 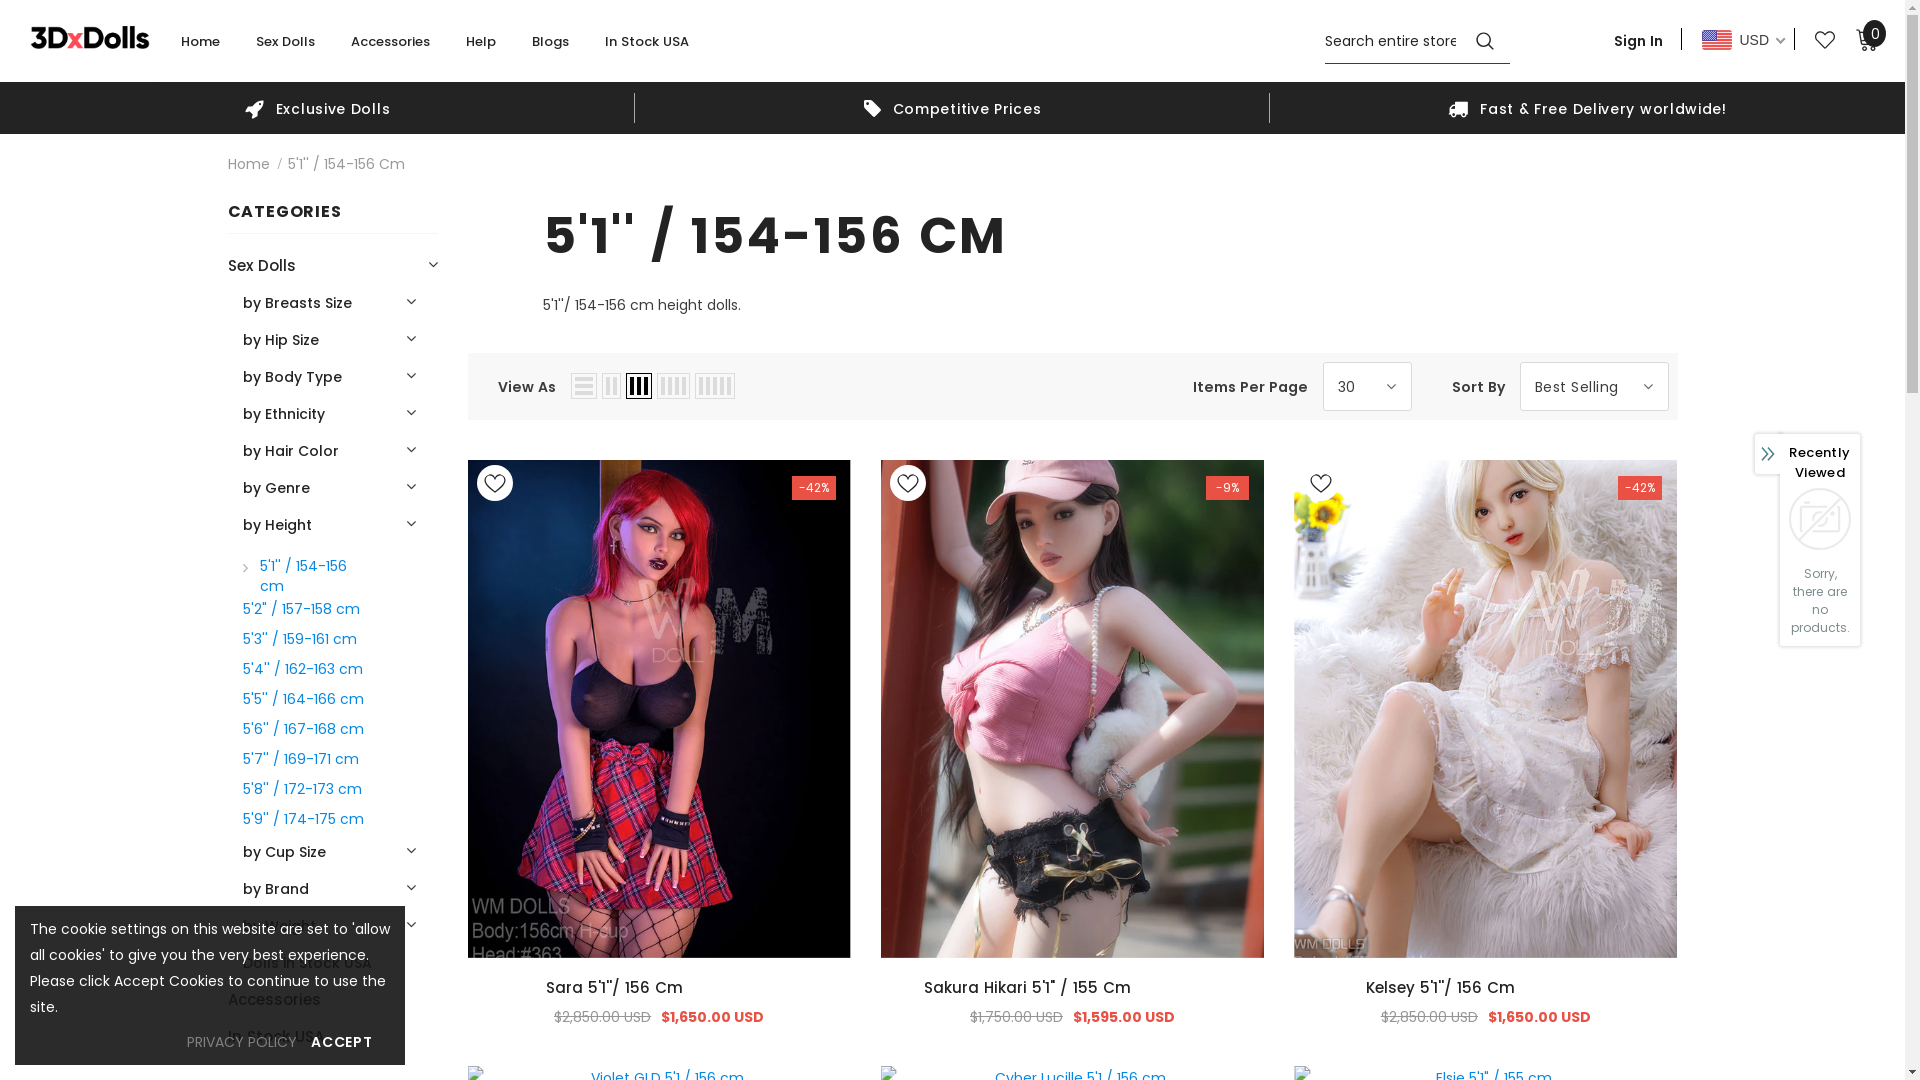 What do you see at coordinates (240, 412) in the screenshot?
I see `'by Ethnicity'` at bounding box center [240, 412].